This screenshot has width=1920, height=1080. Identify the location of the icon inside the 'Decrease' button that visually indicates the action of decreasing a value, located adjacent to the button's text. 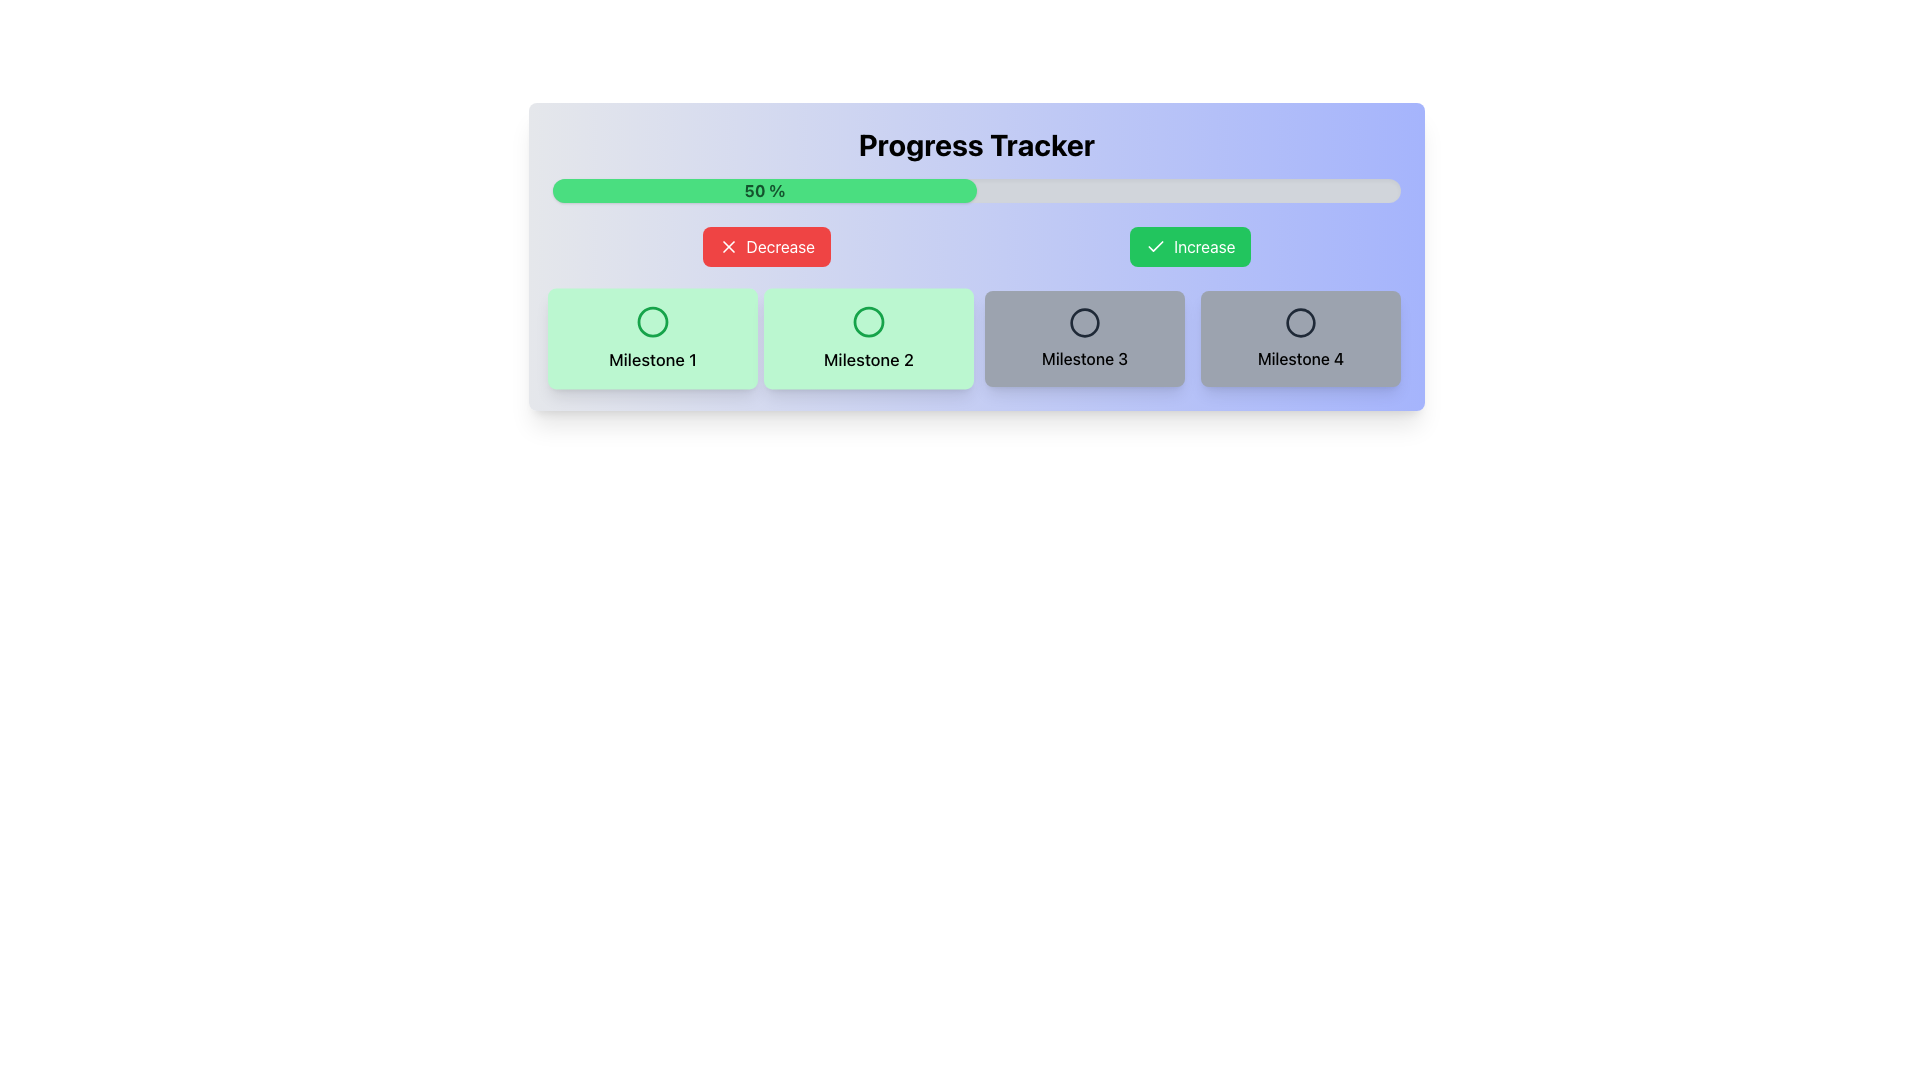
(727, 245).